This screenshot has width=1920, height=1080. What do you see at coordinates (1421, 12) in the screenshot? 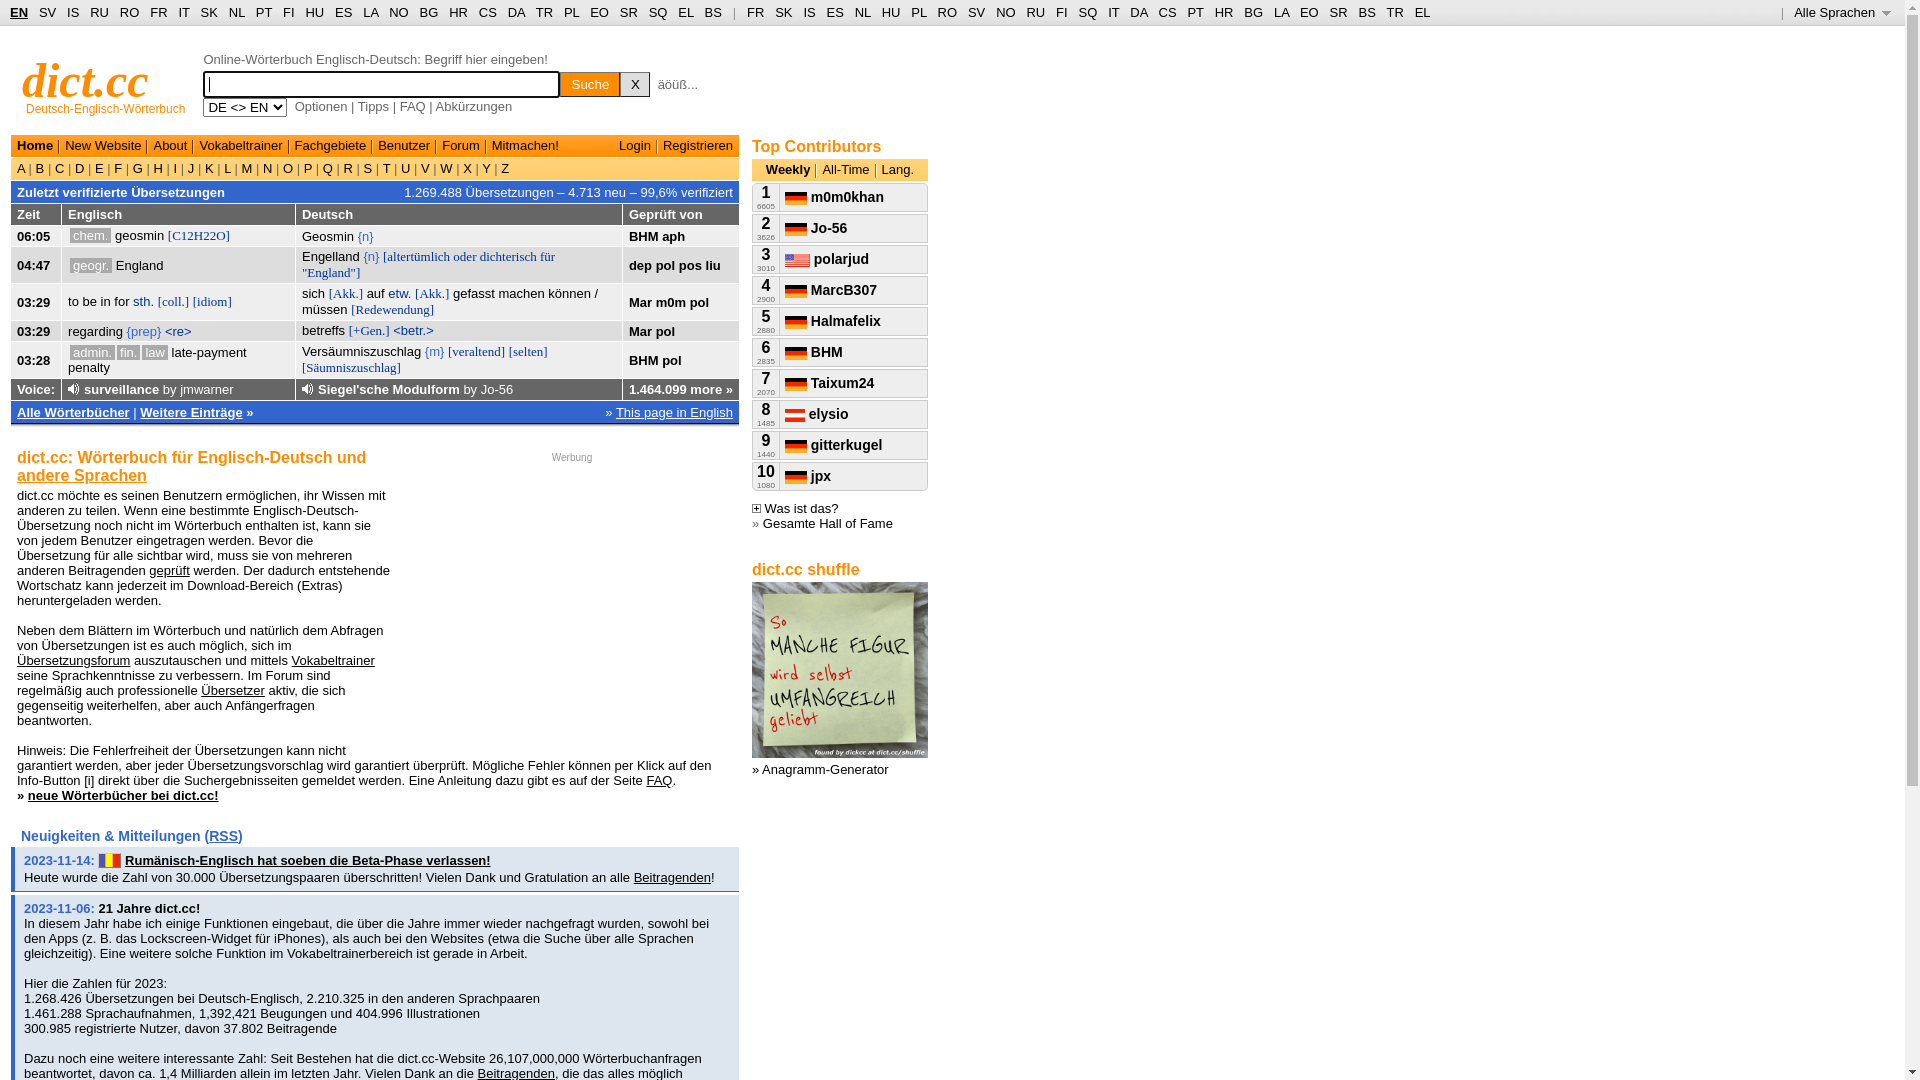
I see `'EL'` at bounding box center [1421, 12].